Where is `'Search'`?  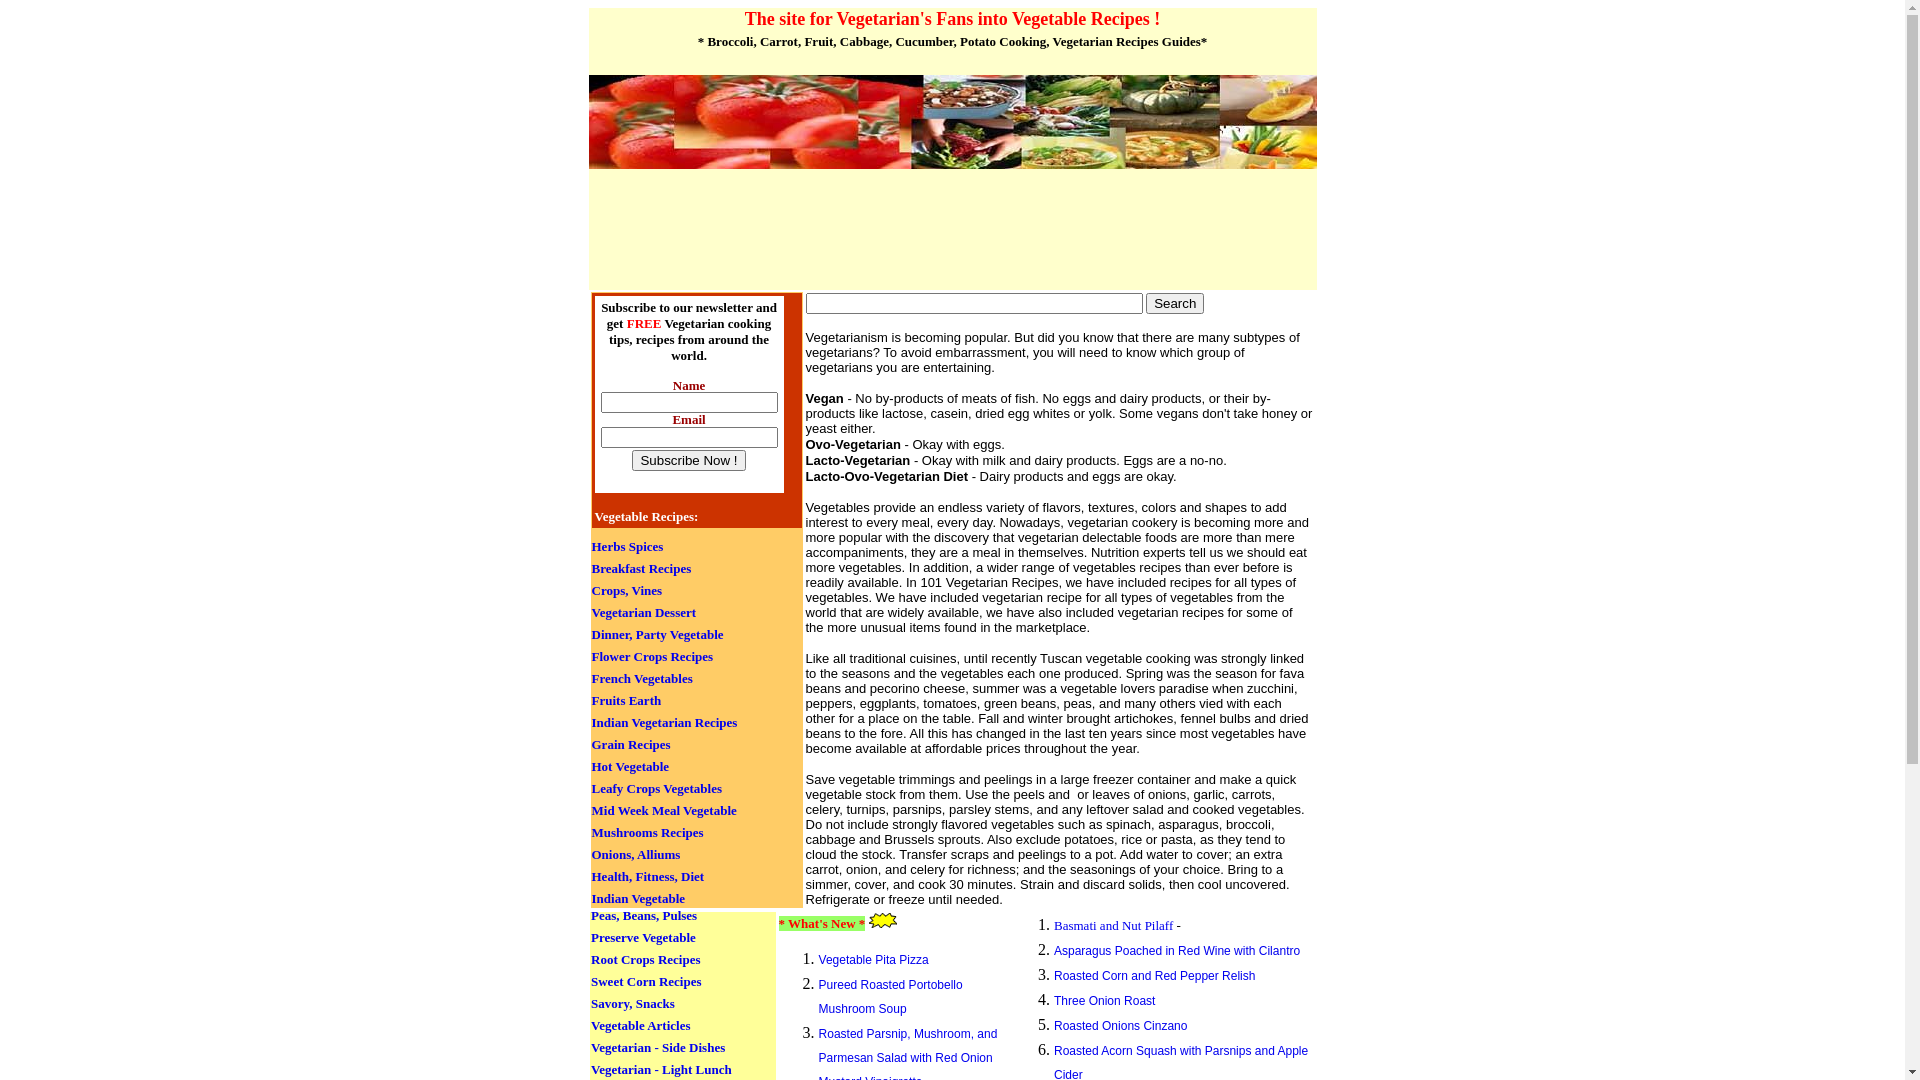 'Search' is located at coordinates (1175, 303).